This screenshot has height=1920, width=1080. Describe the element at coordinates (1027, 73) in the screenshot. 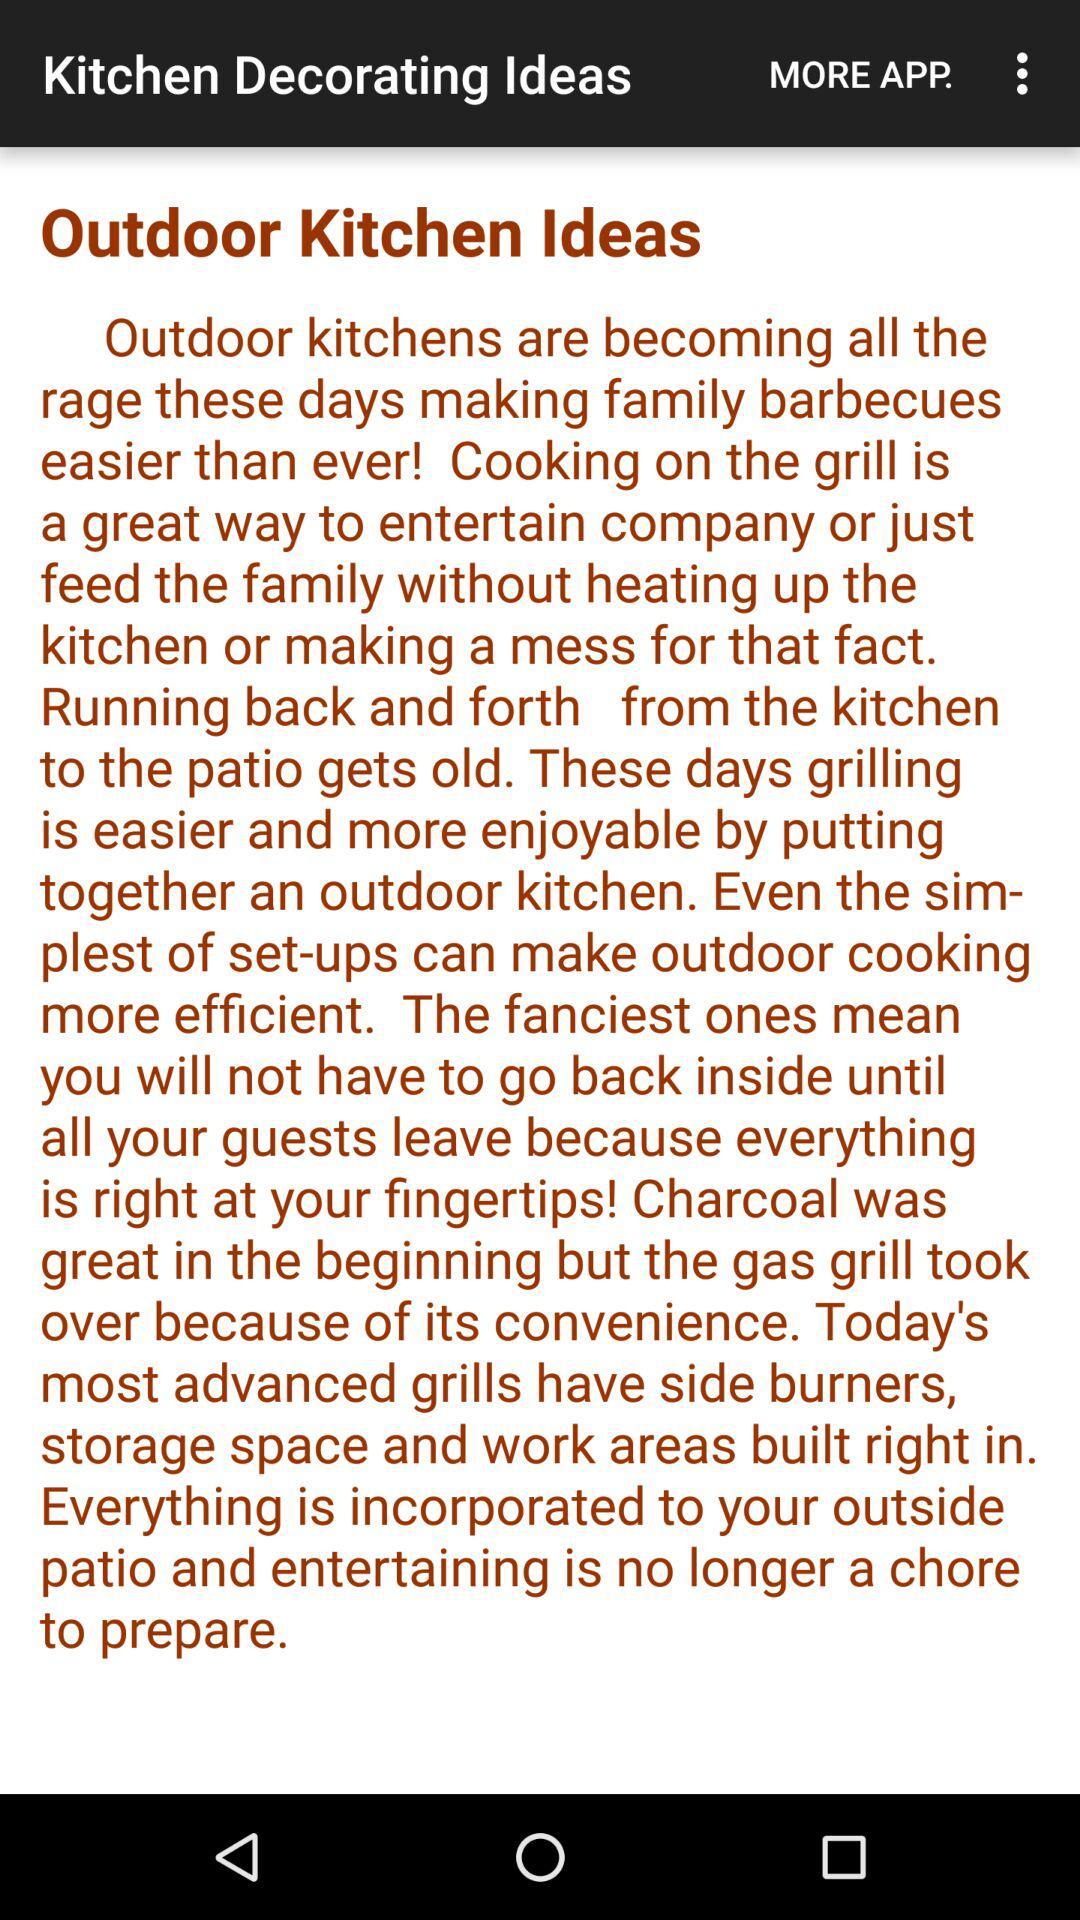

I see `icon next to the more app.` at that location.